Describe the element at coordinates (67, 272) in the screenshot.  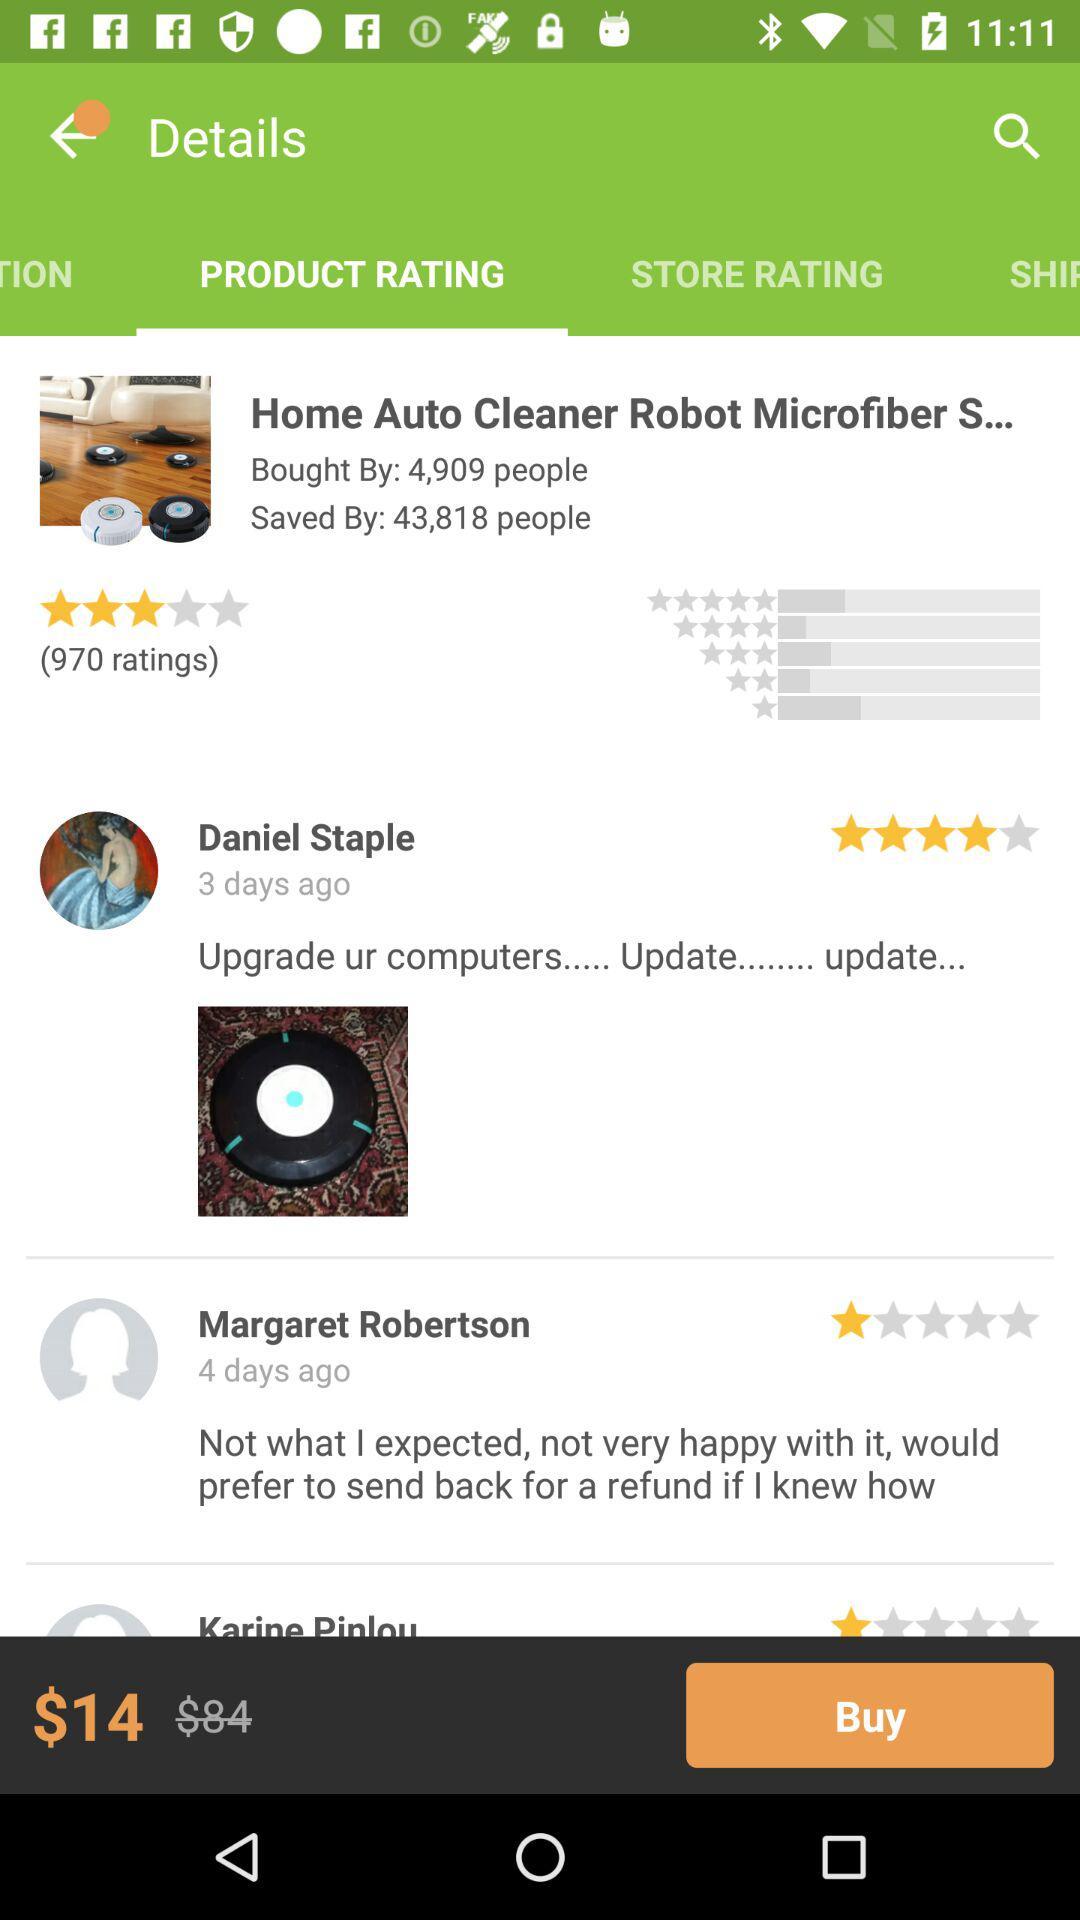
I see `app next to product rating` at that location.